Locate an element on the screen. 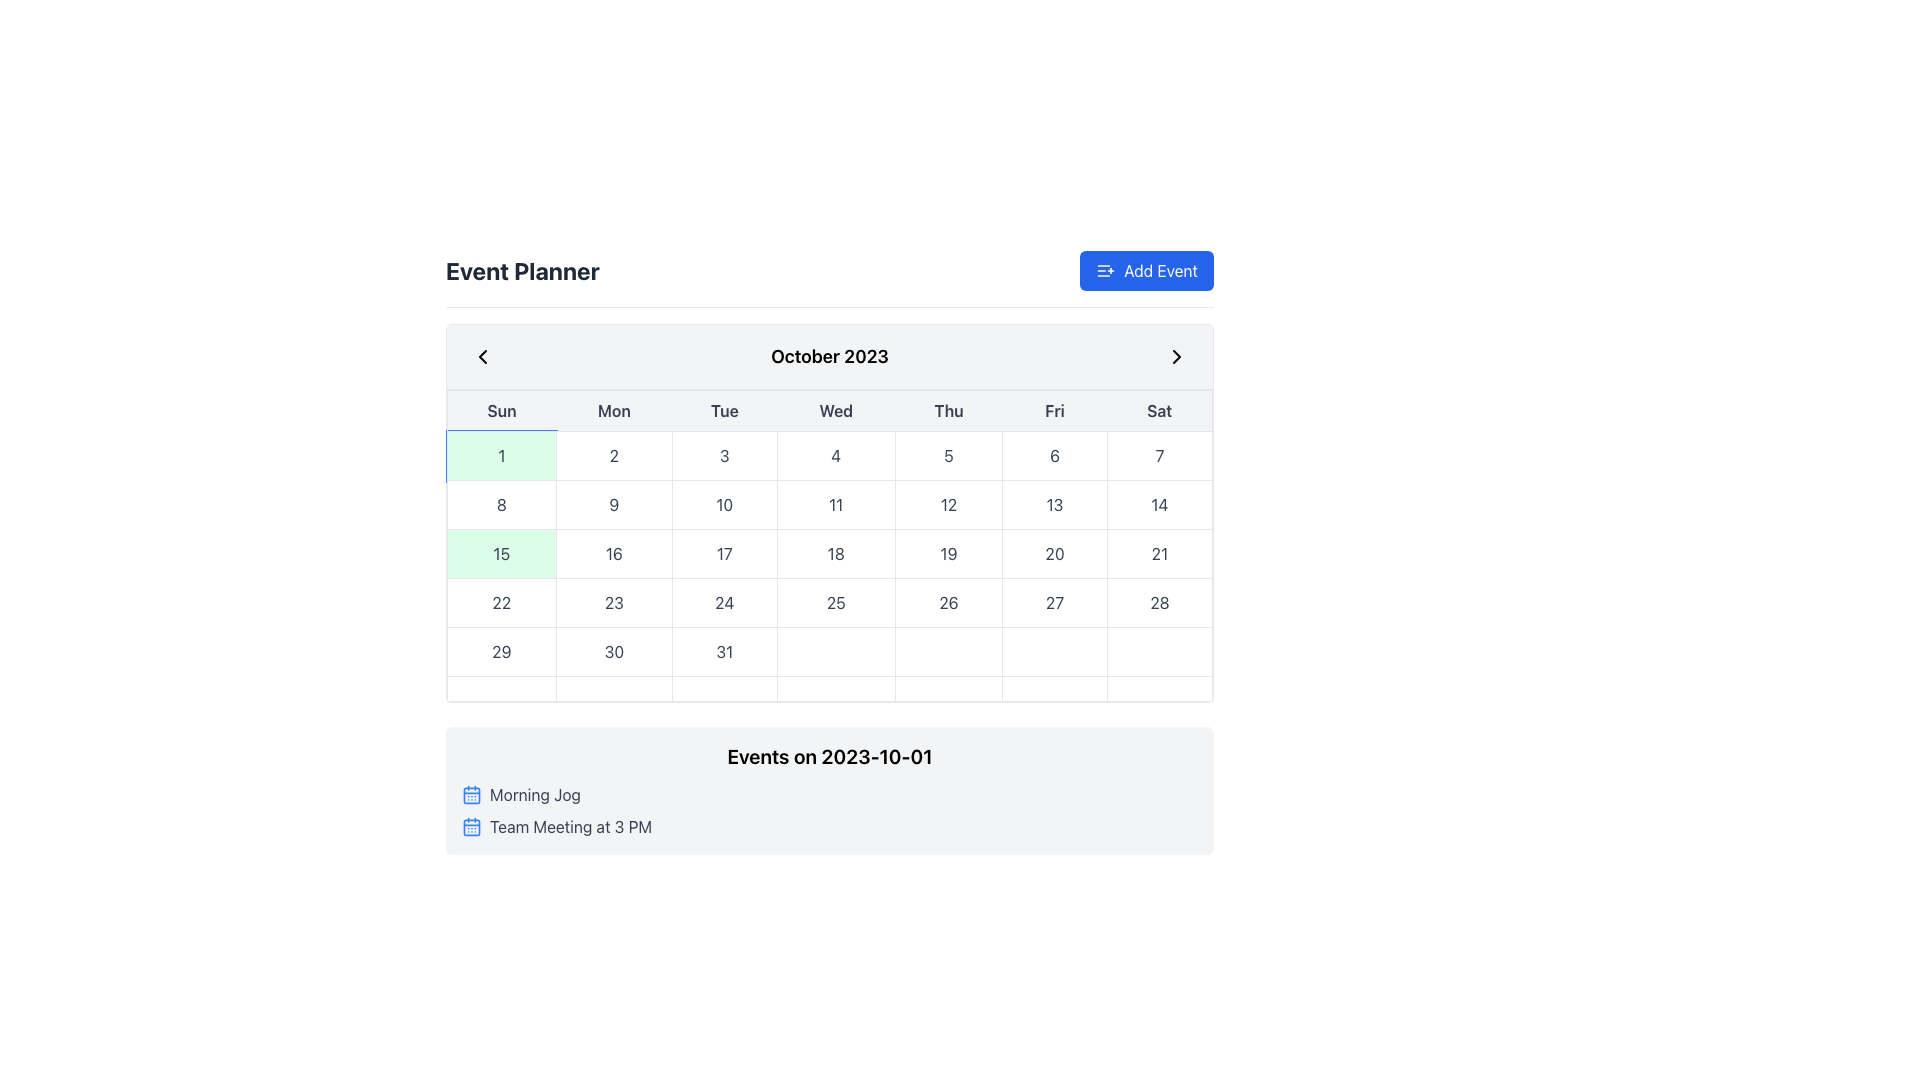 This screenshot has width=1920, height=1080. the unmarked calendar cell in the last row of the grid layout representing a calendar by clicking on it to choose a date is located at coordinates (948, 651).